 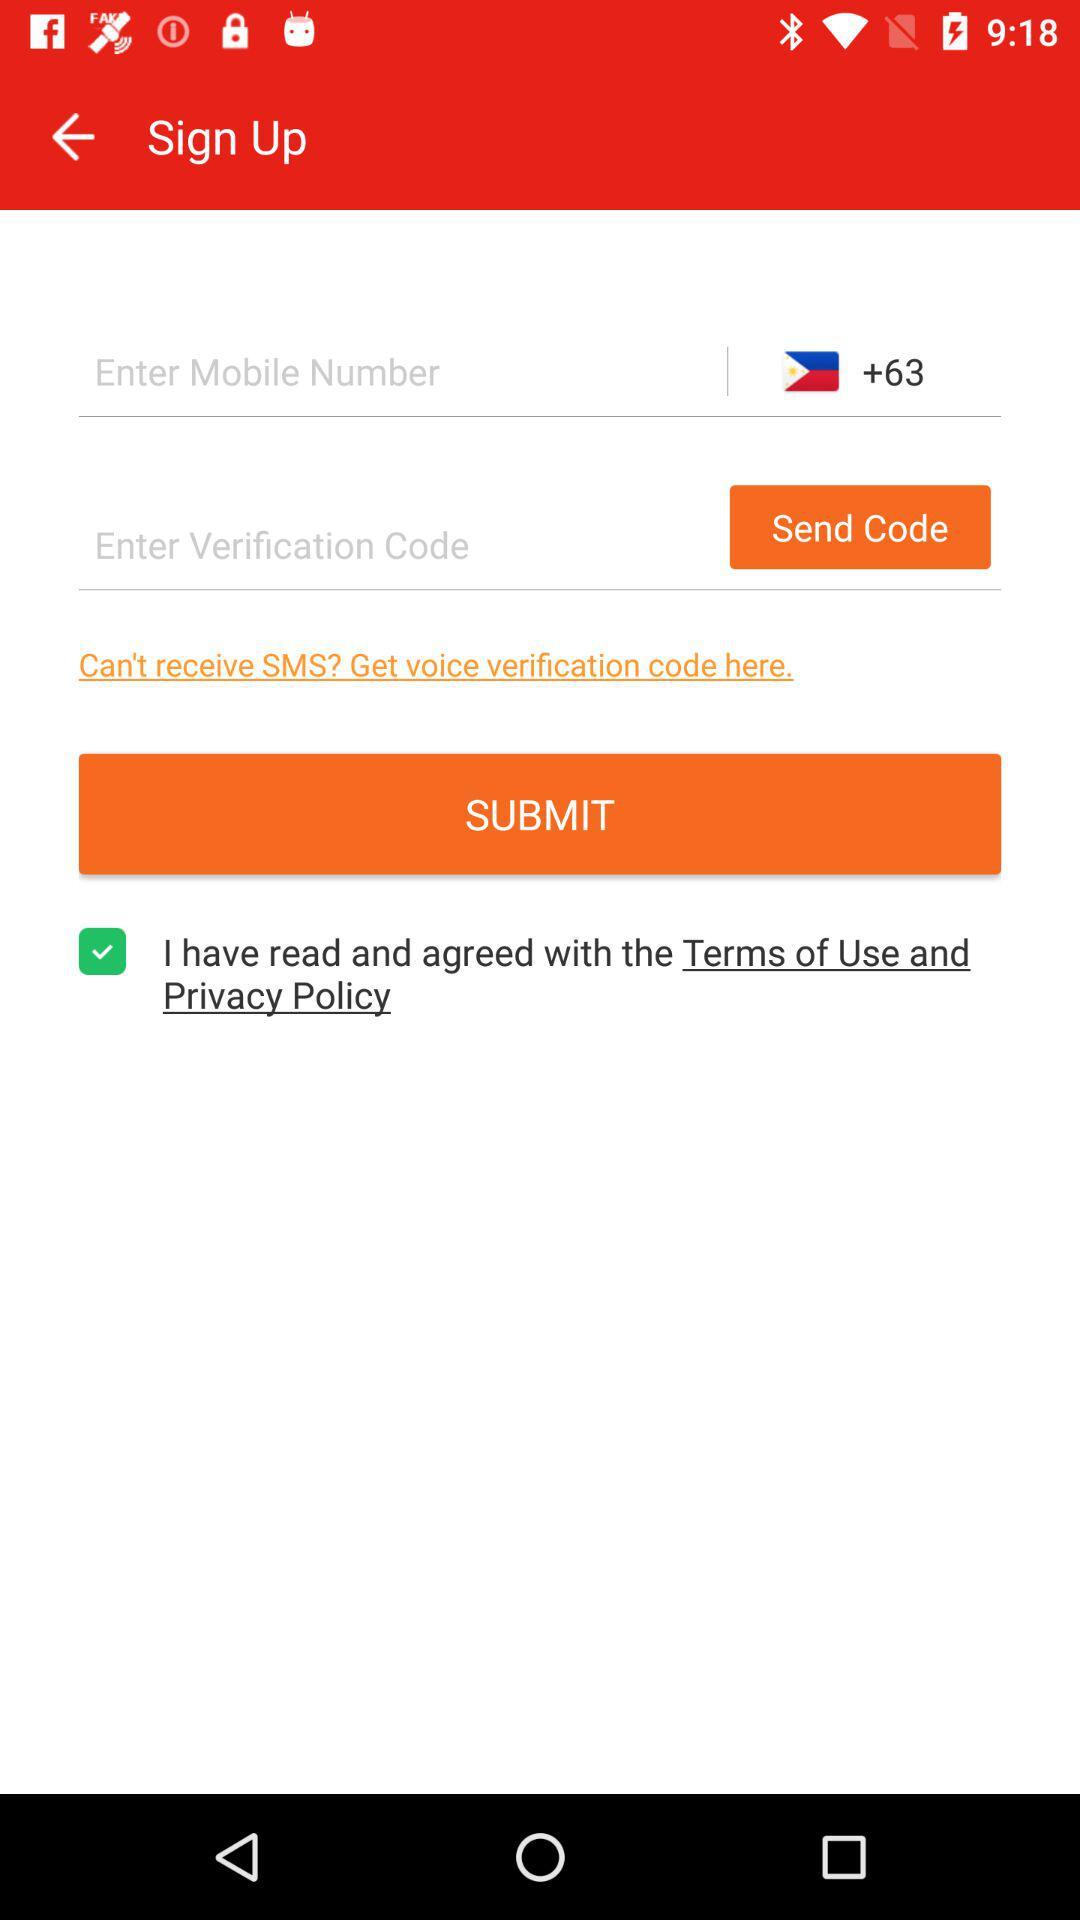 What do you see at coordinates (540, 664) in the screenshot?
I see `icon above submit item` at bounding box center [540, 664].